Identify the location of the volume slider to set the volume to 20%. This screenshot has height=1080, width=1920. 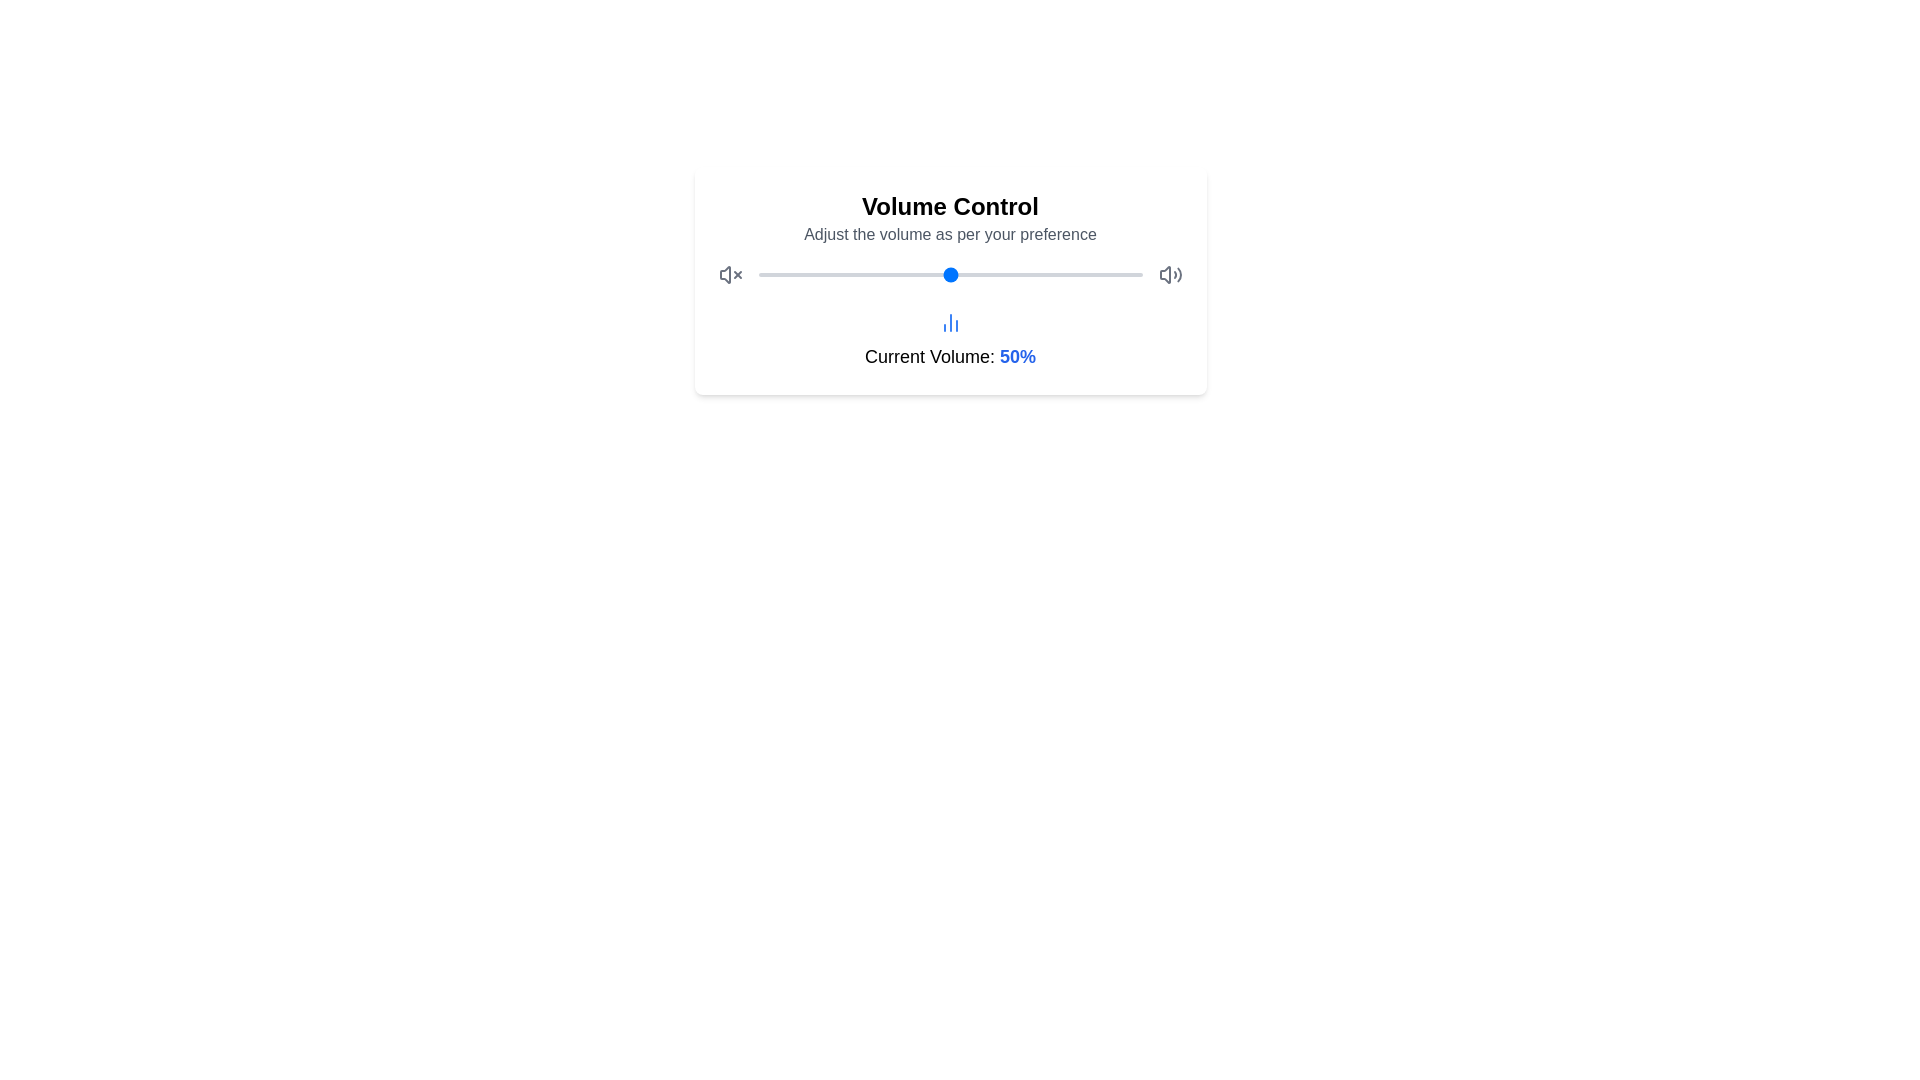
(835, 274).